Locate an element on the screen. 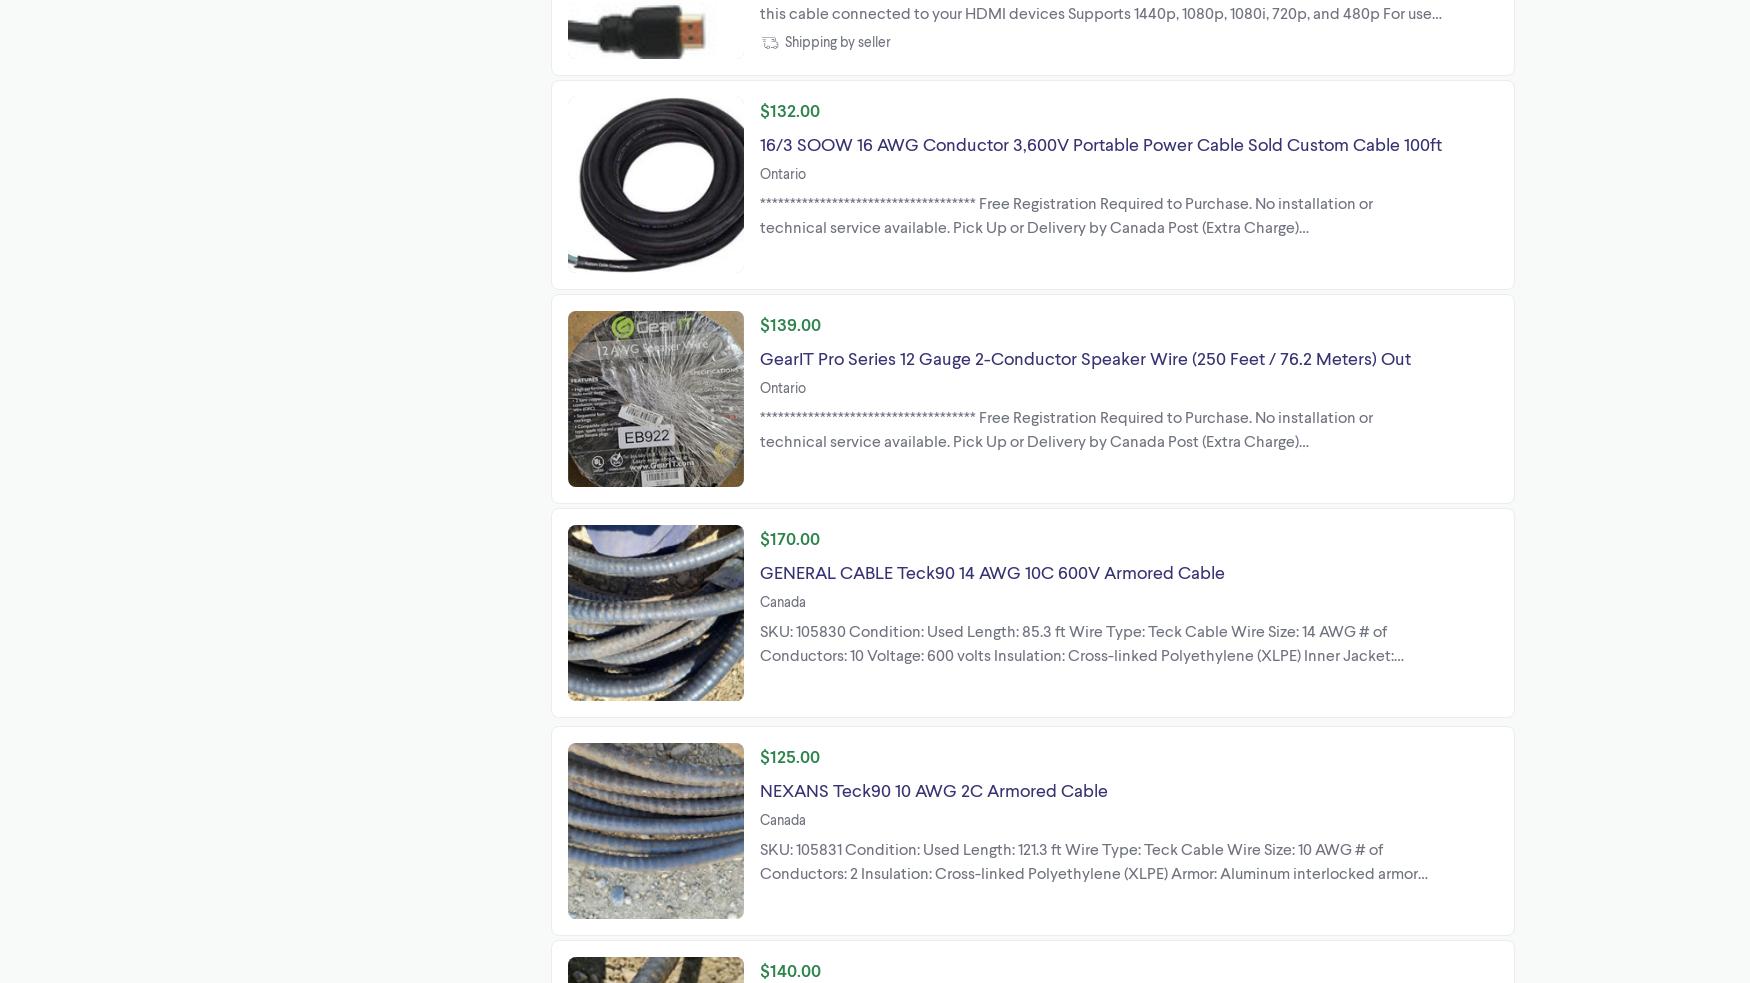  '$140.00' is located at coordinates (789, 969).